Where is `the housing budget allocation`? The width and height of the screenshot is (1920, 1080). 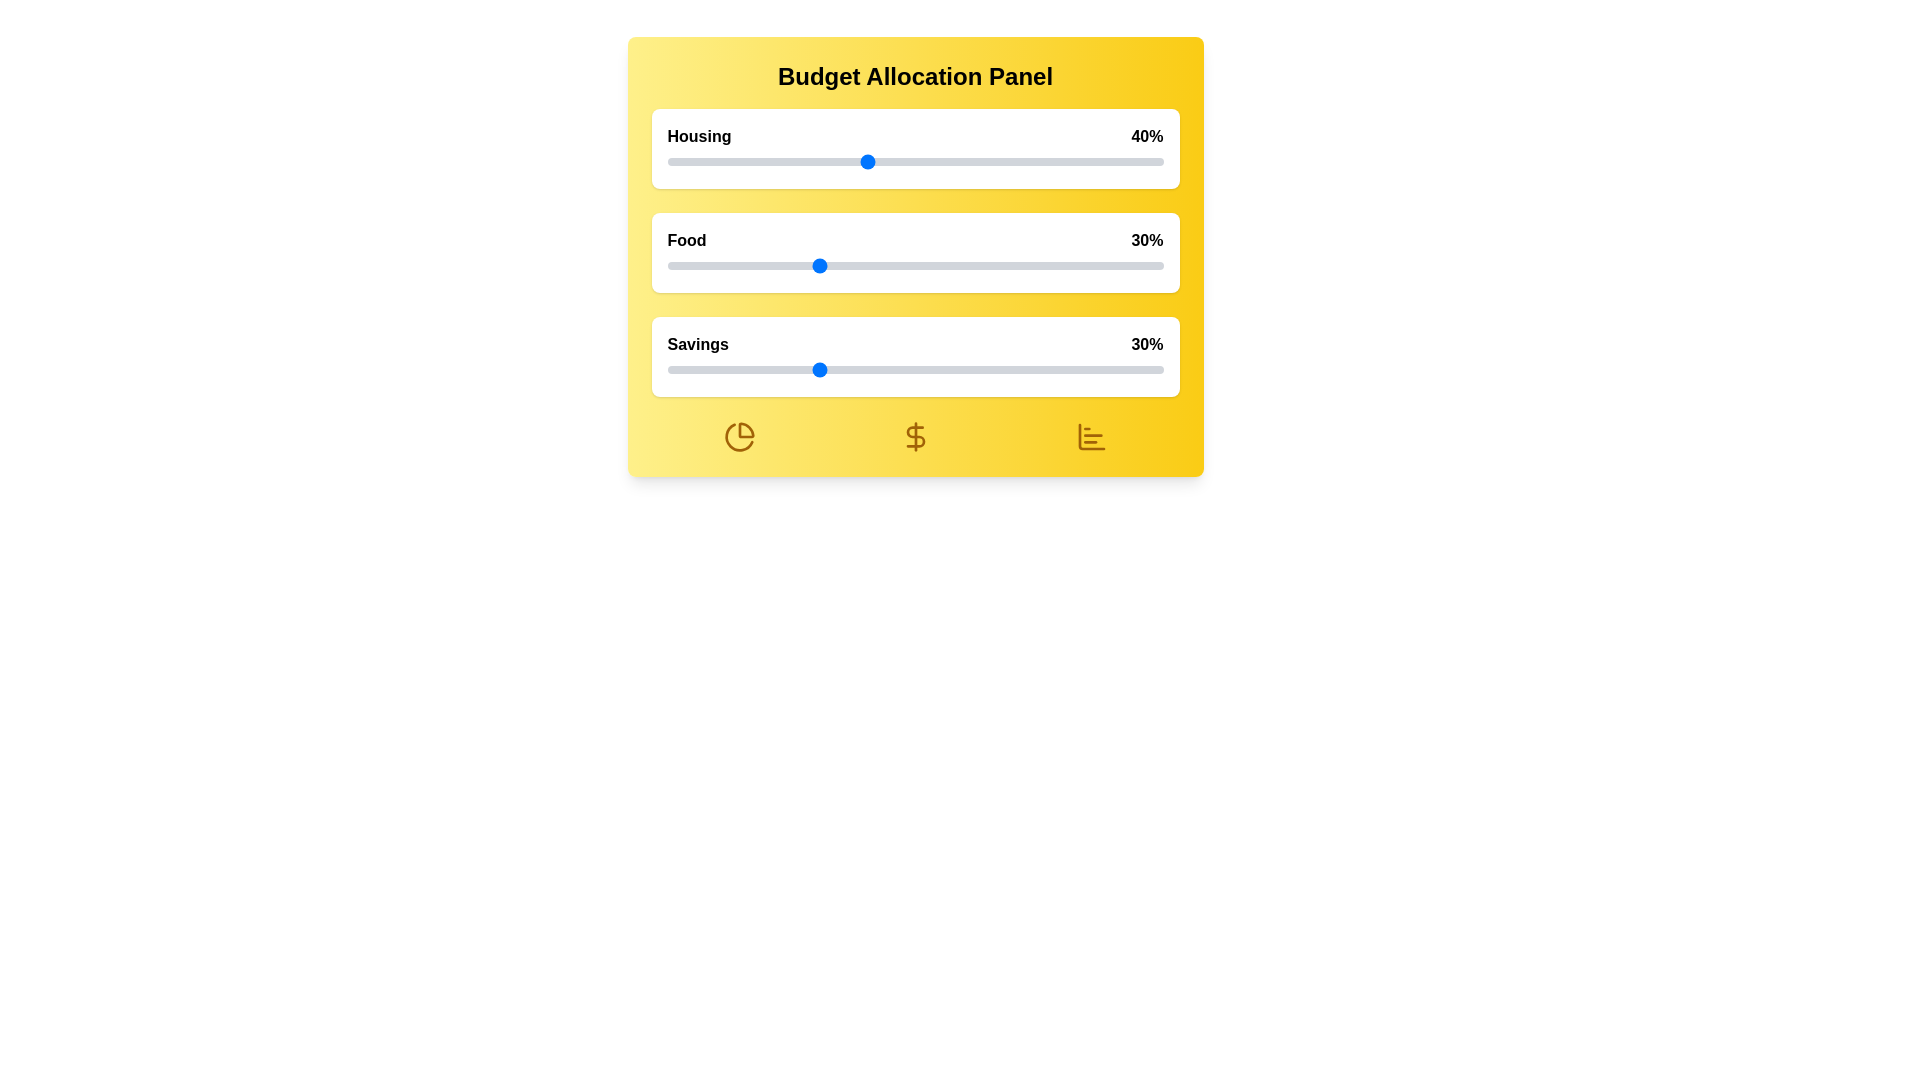
the housing budget allocation is located at coordinates (730, 161).